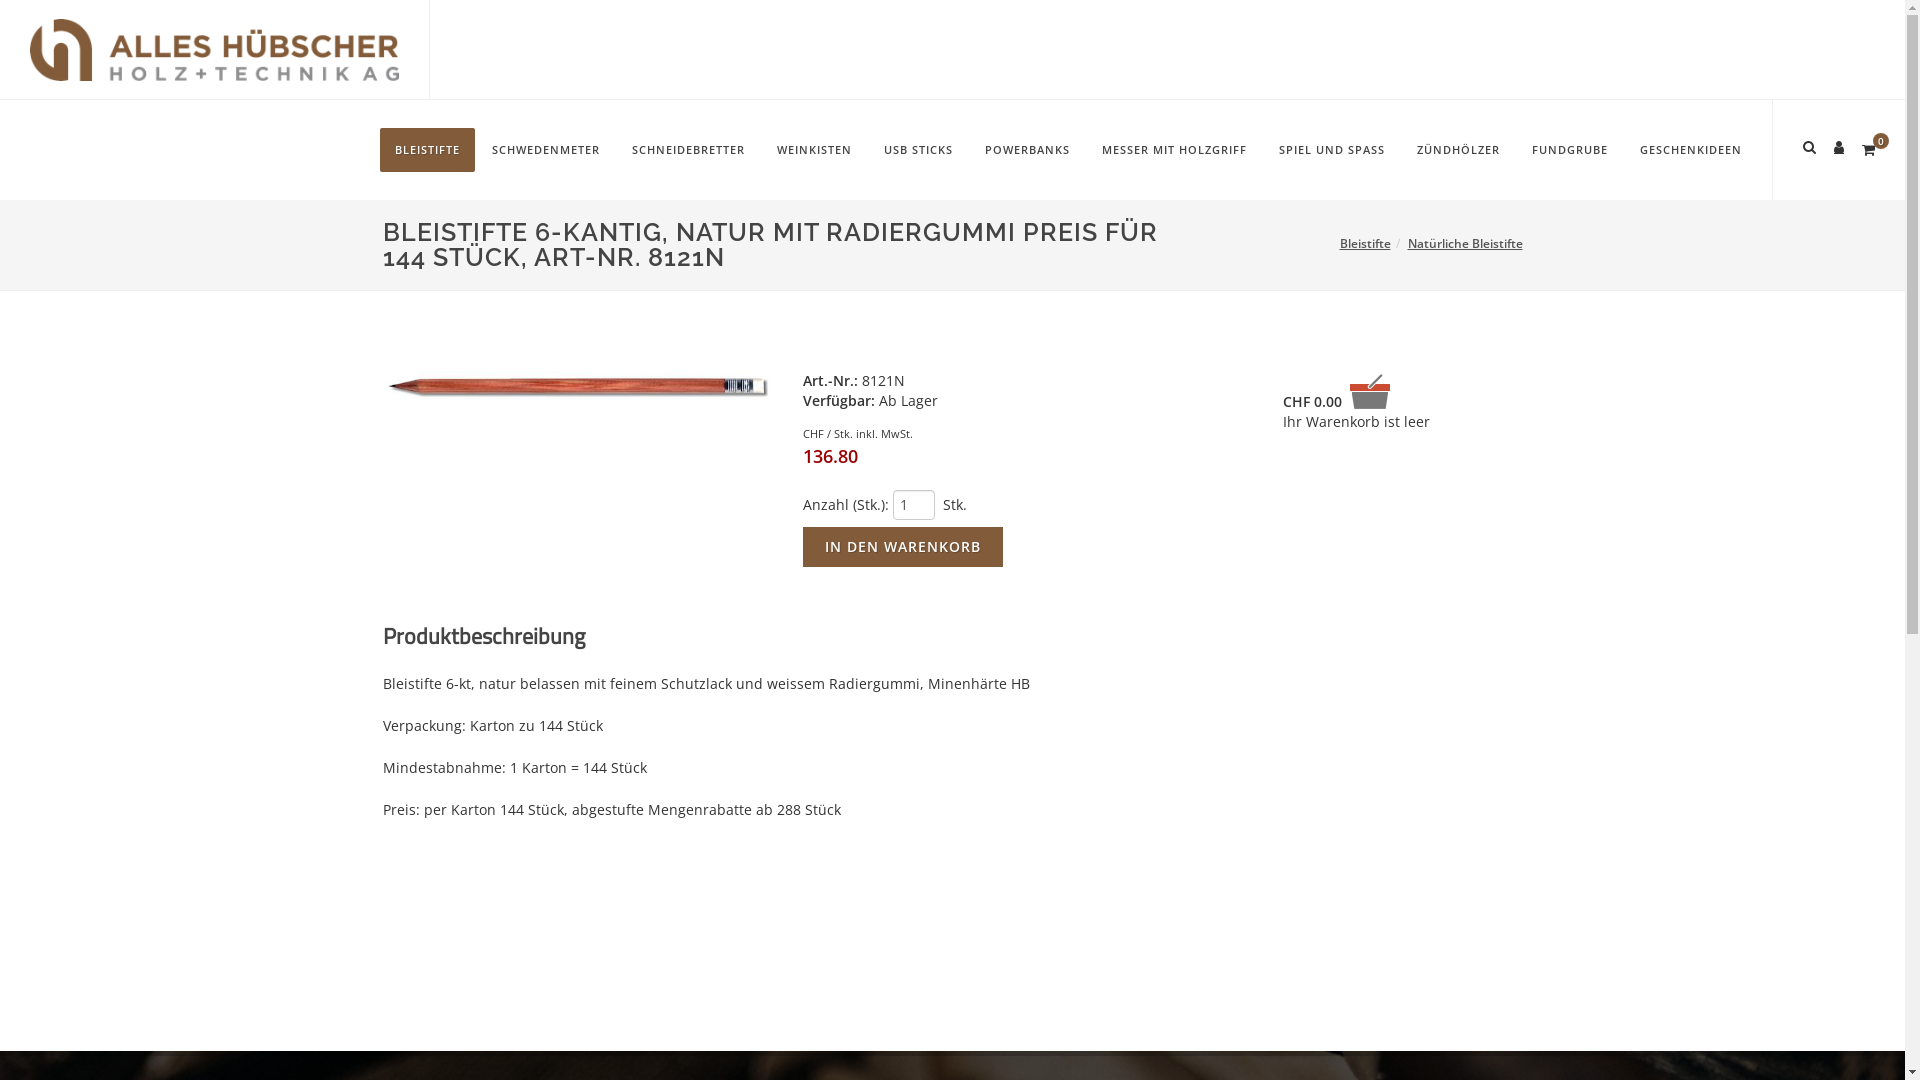 Image resolution: width=1920 pixels, height=1080 pixels. I want to click on 'In den Warenkorb', so click(901, 547).